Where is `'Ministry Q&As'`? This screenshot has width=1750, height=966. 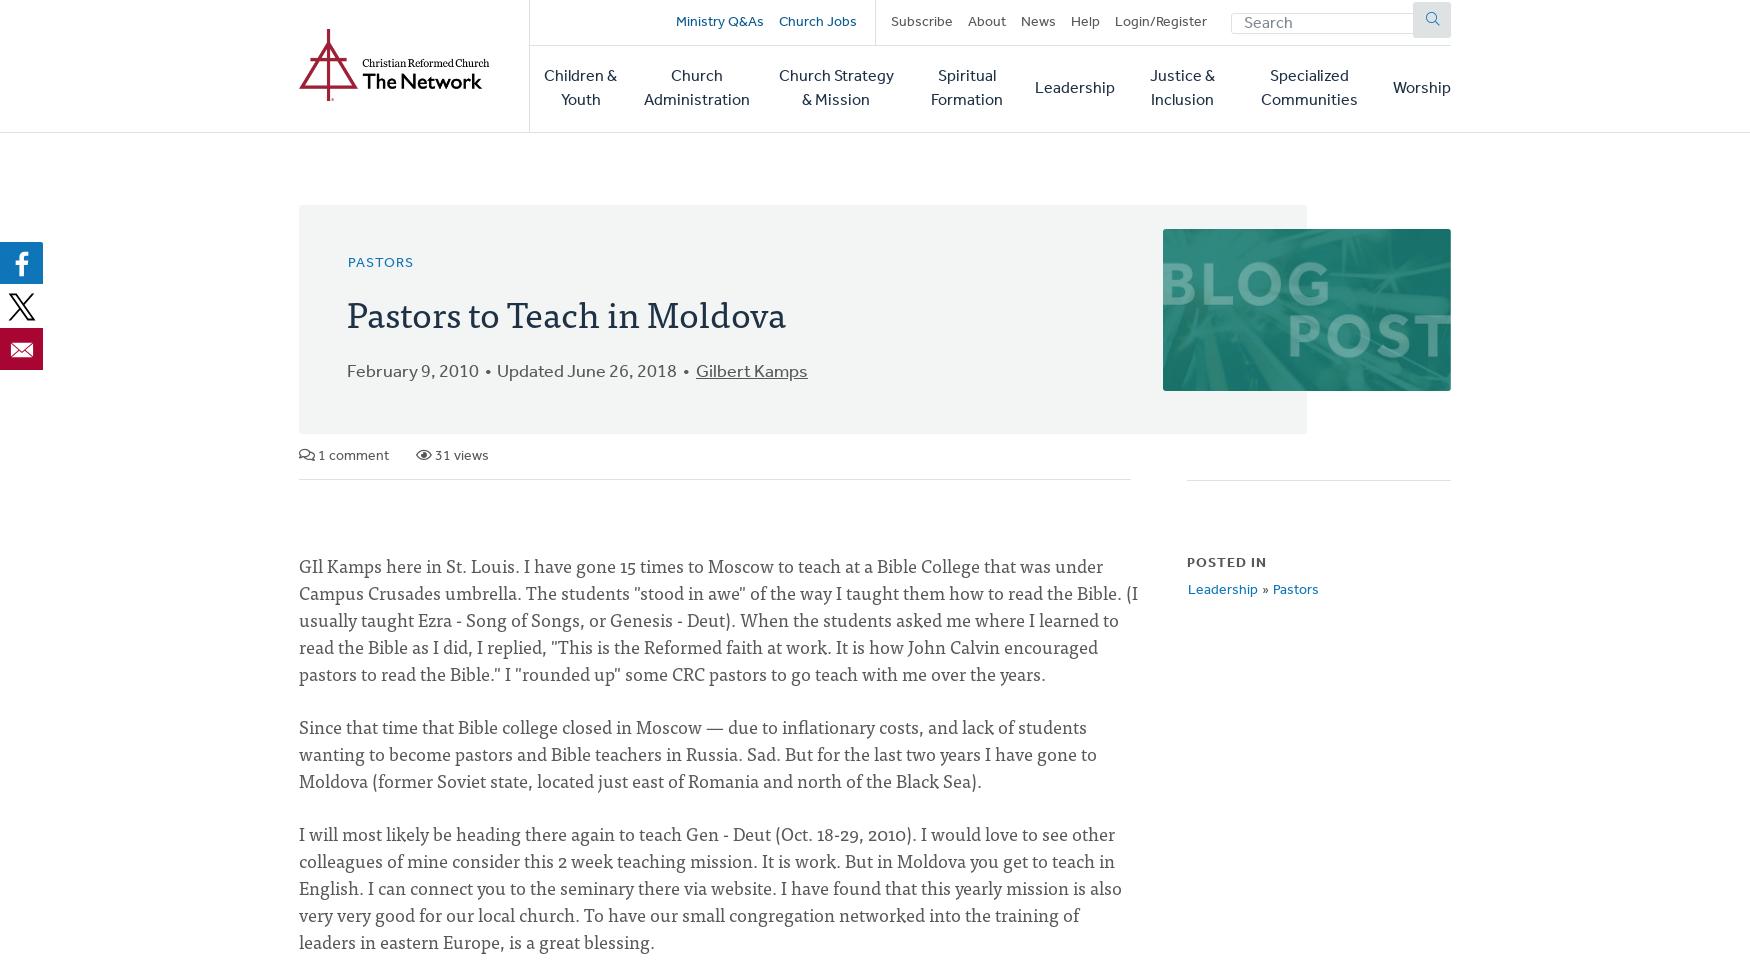 'Ministry Q&As' is located at coordinates (673, 21).